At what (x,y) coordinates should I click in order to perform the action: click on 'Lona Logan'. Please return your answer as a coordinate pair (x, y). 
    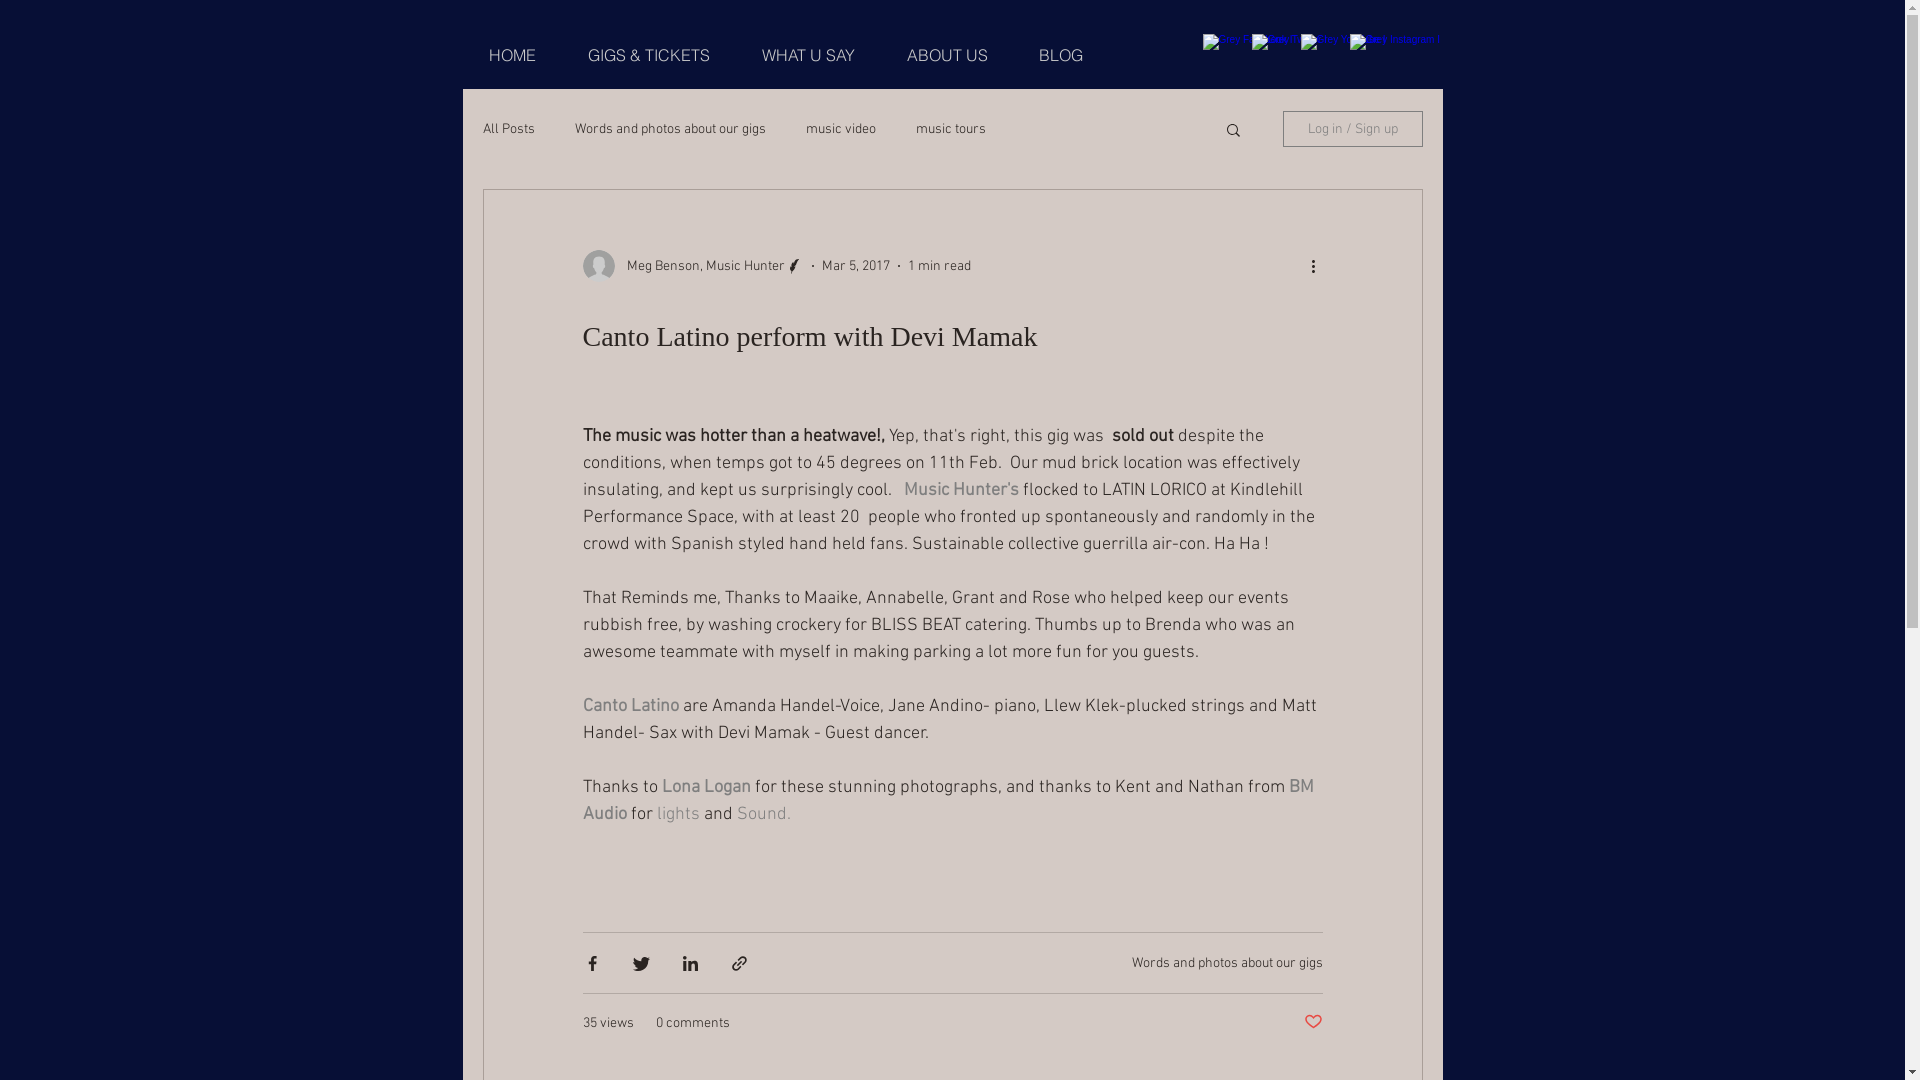
    Looking at the image, I should click on (706, 786).